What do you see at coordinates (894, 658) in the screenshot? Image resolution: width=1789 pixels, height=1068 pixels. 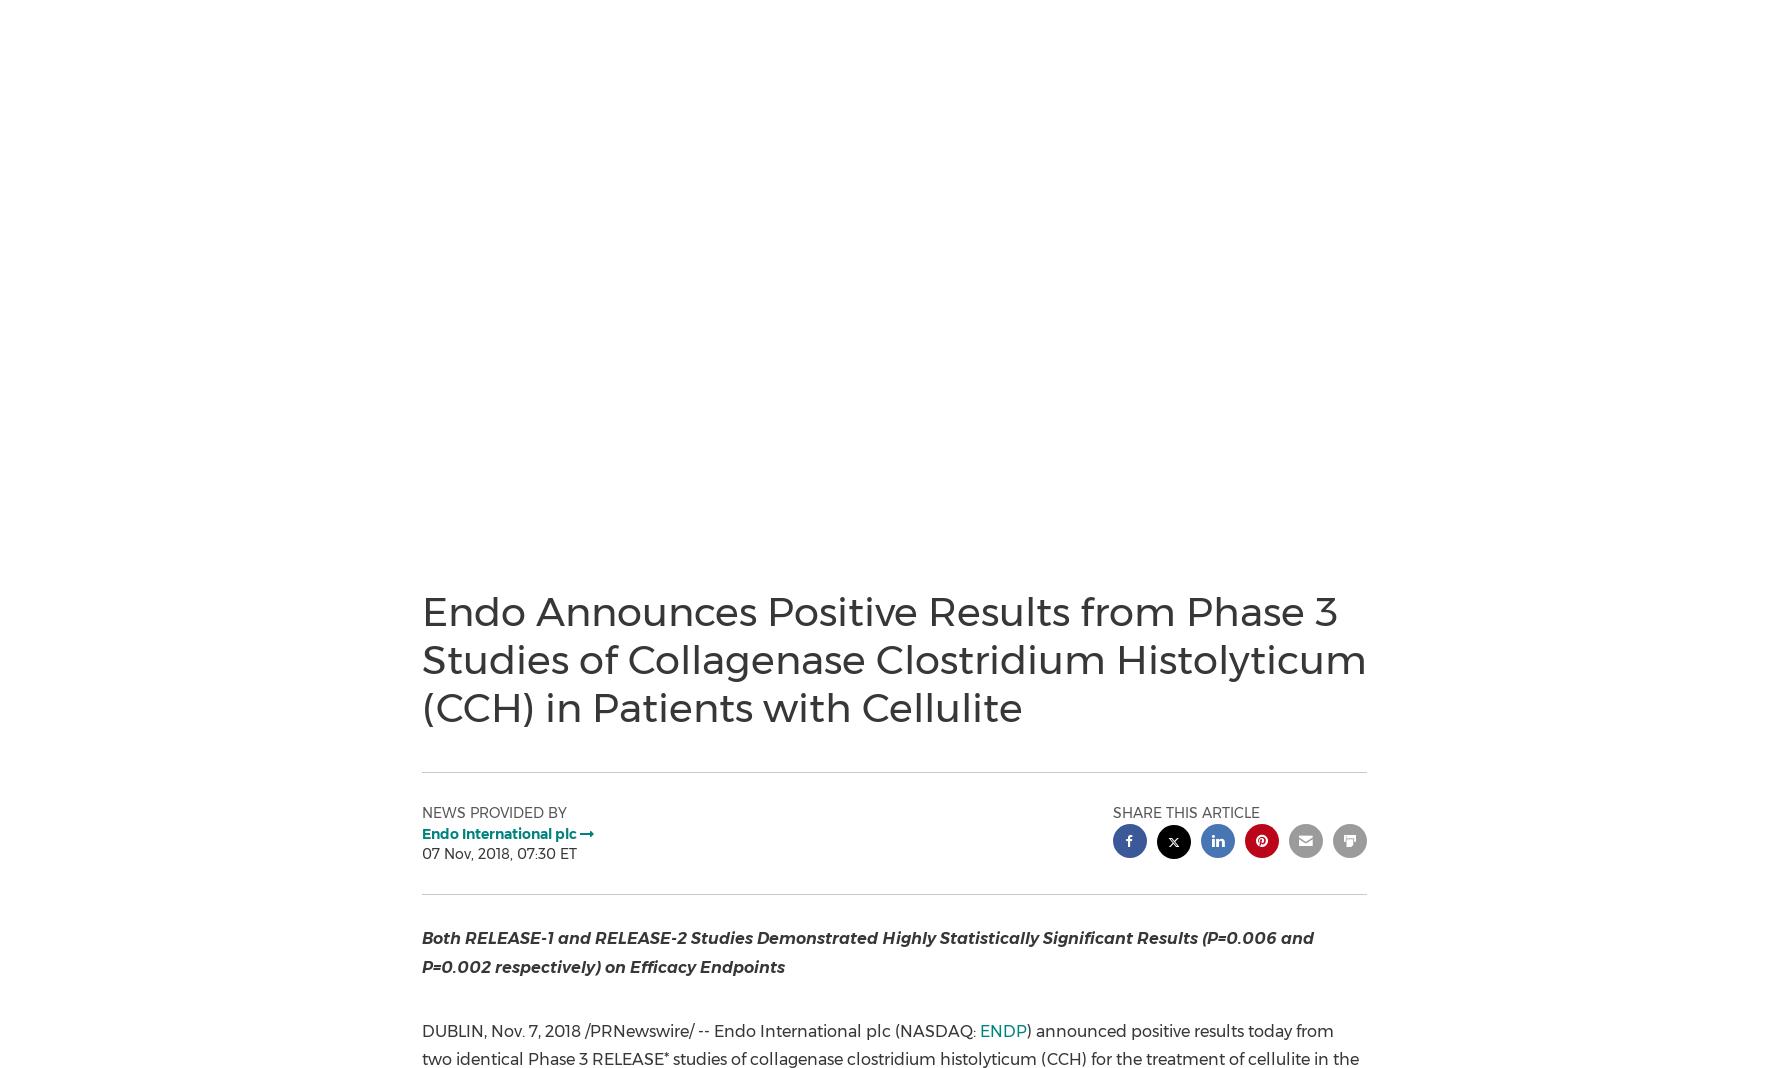 I see `'Endo Announces Positive Results from Phase 3 Studies of Collagenase Clostridium Histolyticum (CCH) in Patients with Cellulite'` at bounding box center [894, 658].